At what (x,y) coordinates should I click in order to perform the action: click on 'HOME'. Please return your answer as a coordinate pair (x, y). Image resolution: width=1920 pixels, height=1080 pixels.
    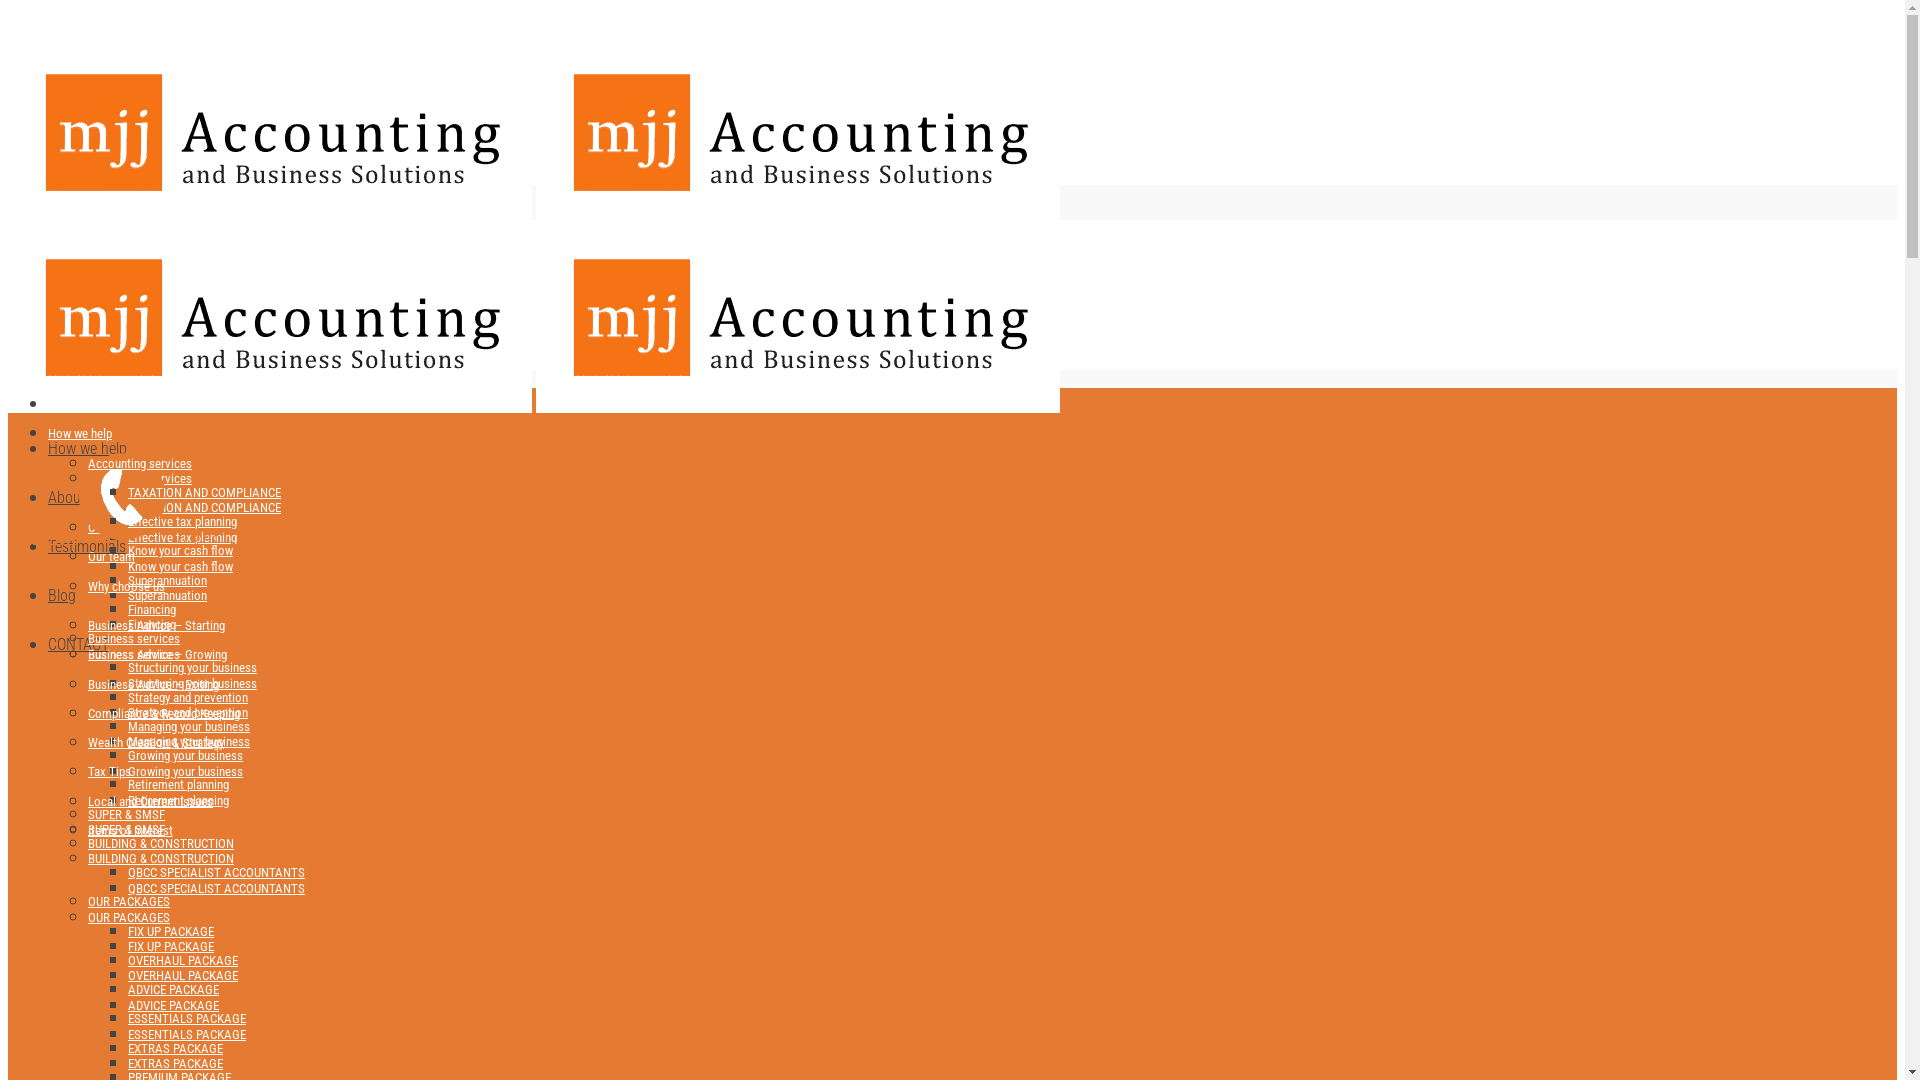
    Looking at the image, I should click on (48, 404).